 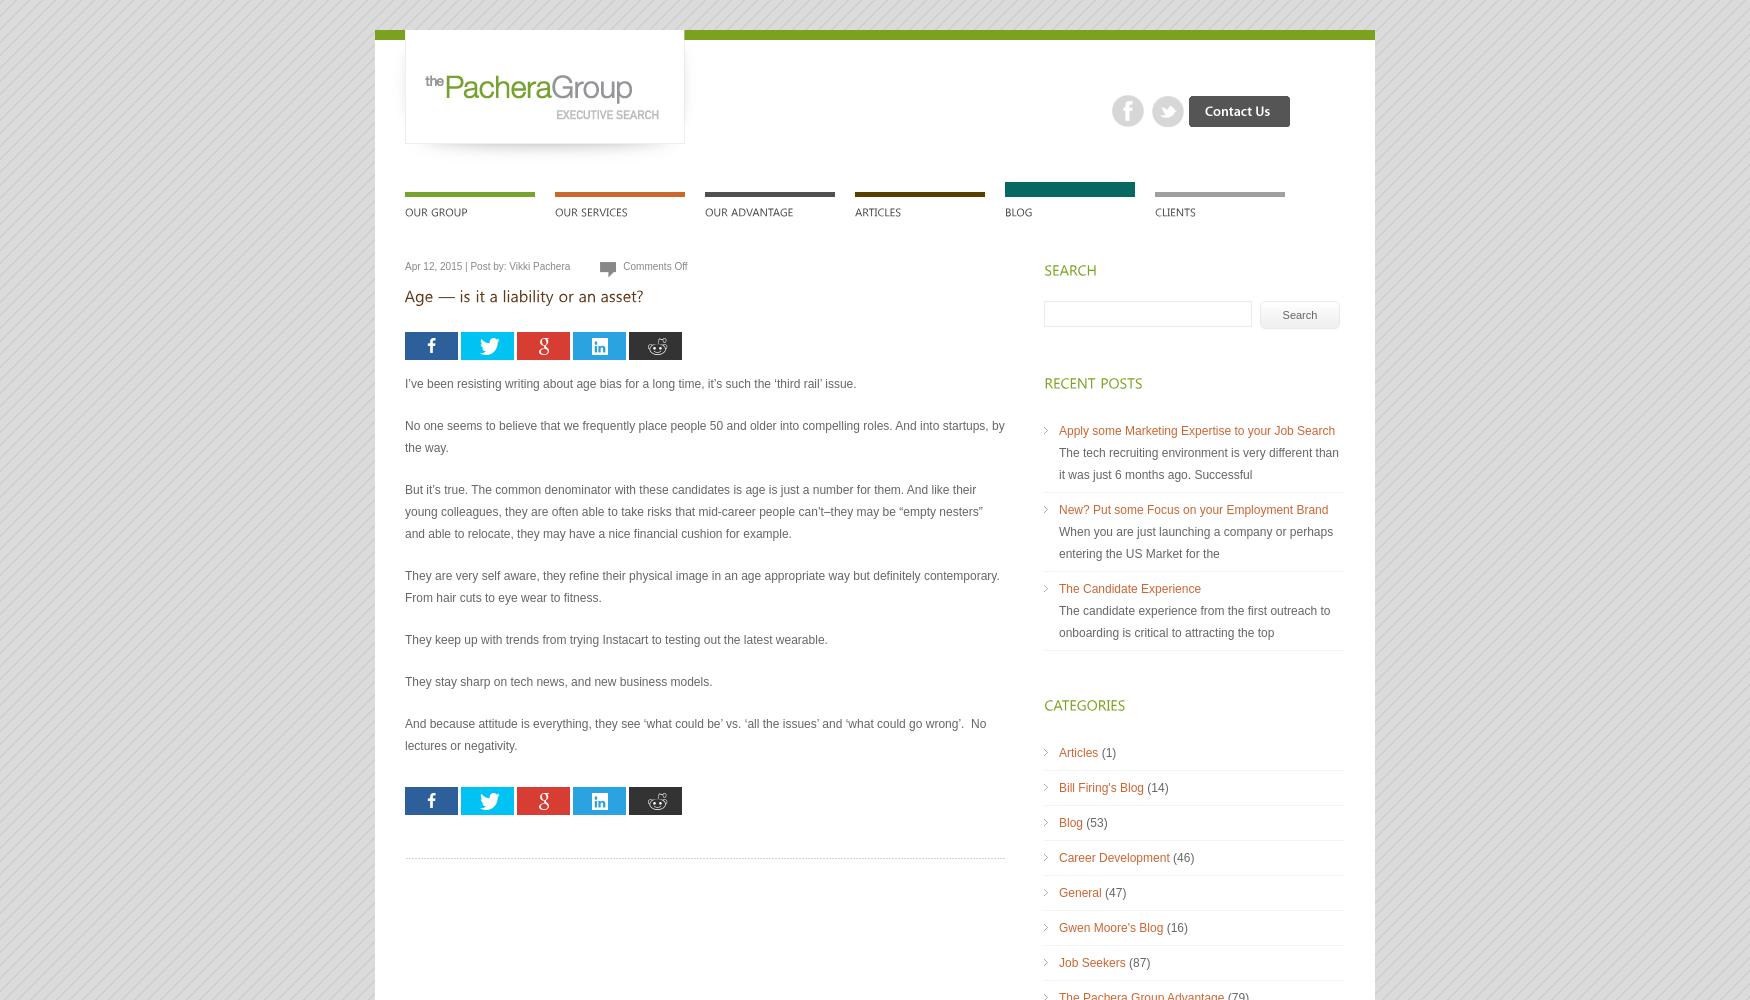 I want to click on 'Apply some Marketing Expertise to your Job Search', so click(x=1197, y=431).